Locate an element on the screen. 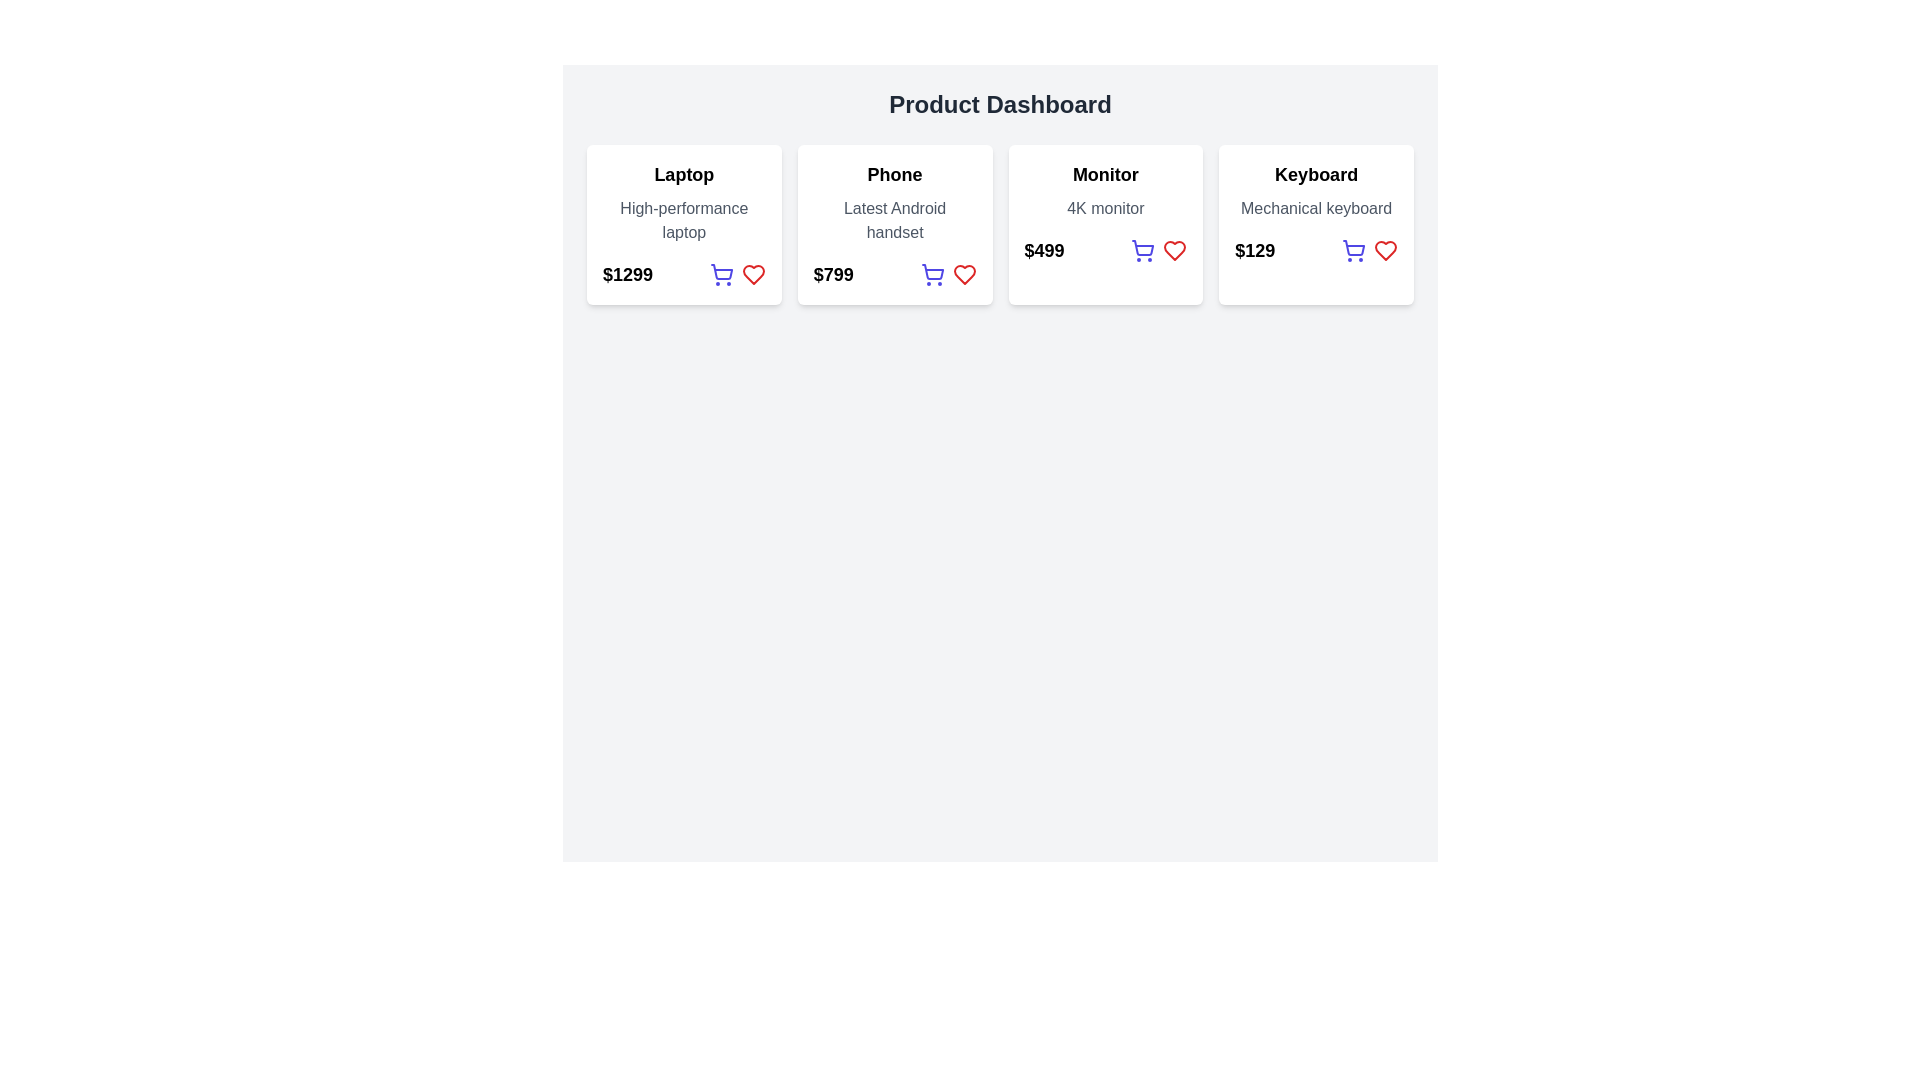  displayed price from the Text Label that shows the price of the 'Monitor' product, located centrally within the card labeled 'Monitor' in the product dashboard interface is located at coordinates (1043, 249).